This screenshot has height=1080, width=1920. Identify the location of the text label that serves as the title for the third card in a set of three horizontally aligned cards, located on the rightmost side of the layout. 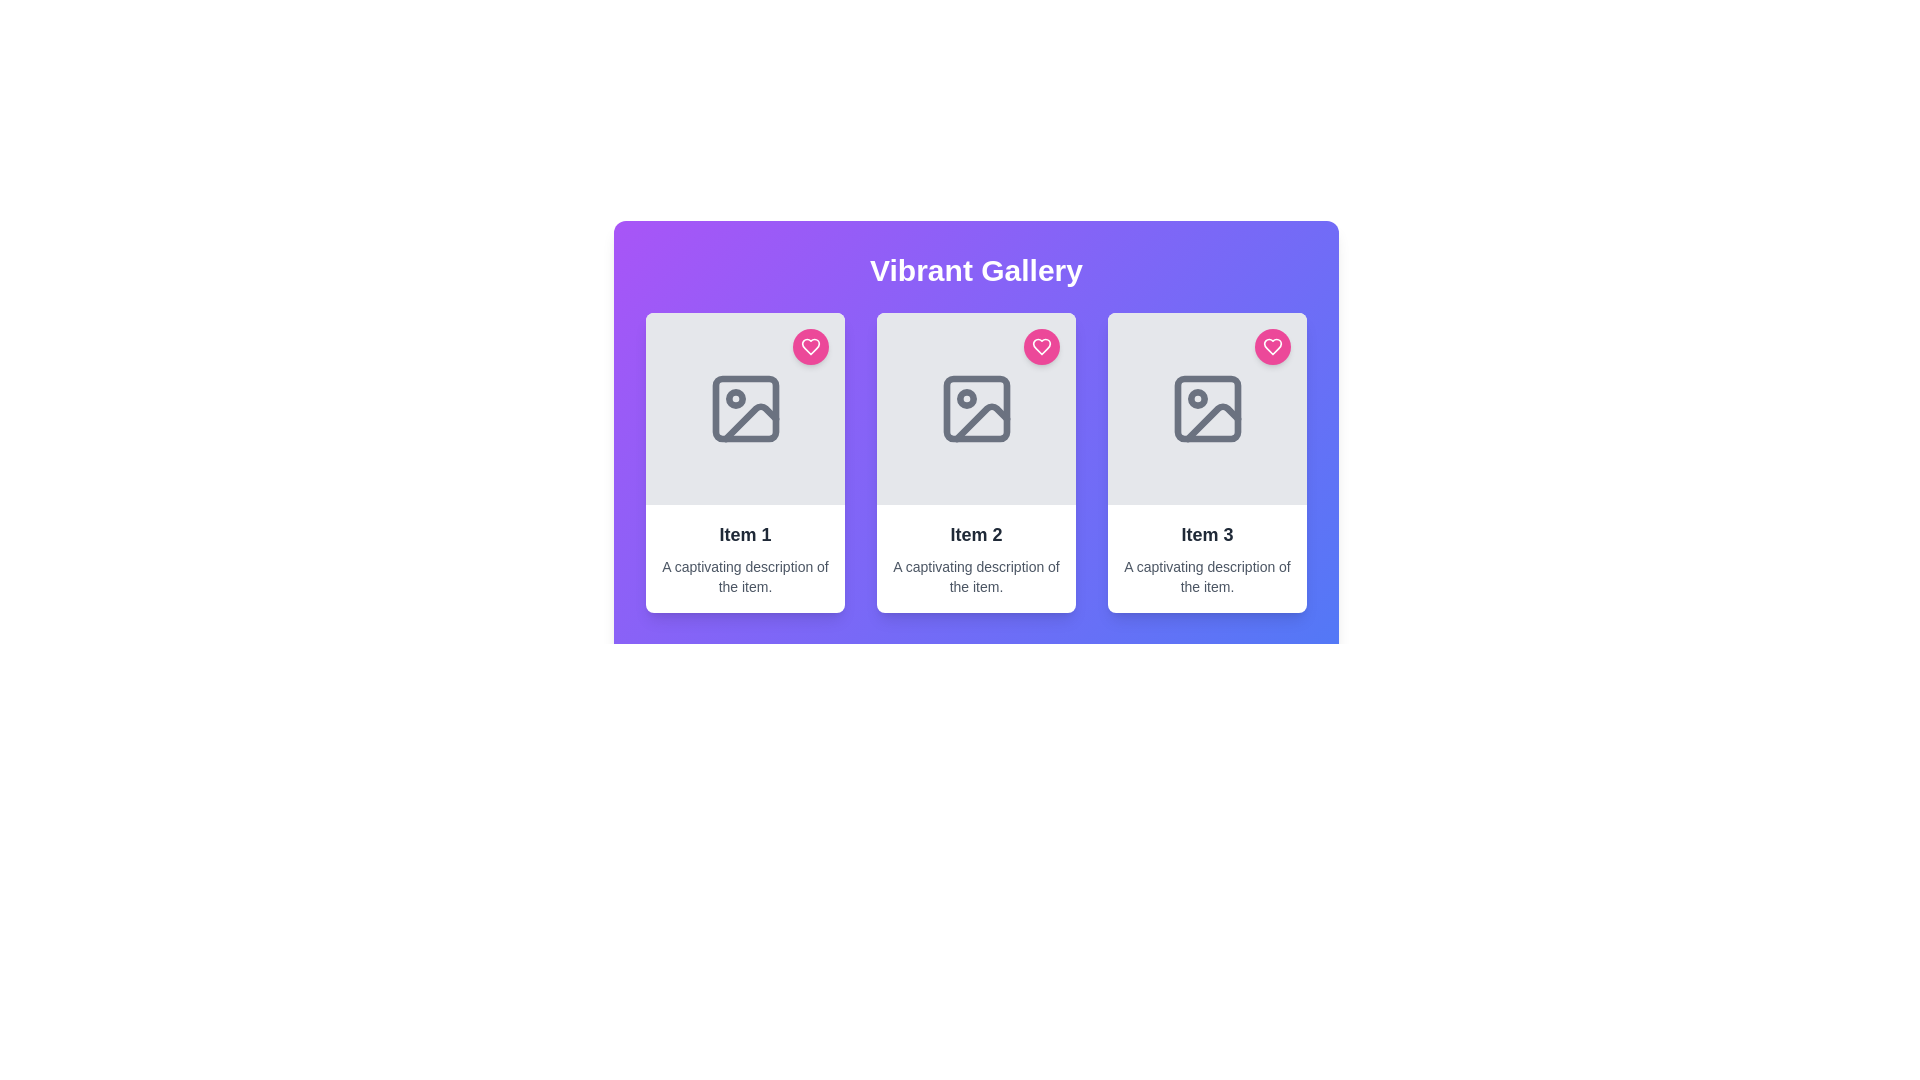
(1206, 534).